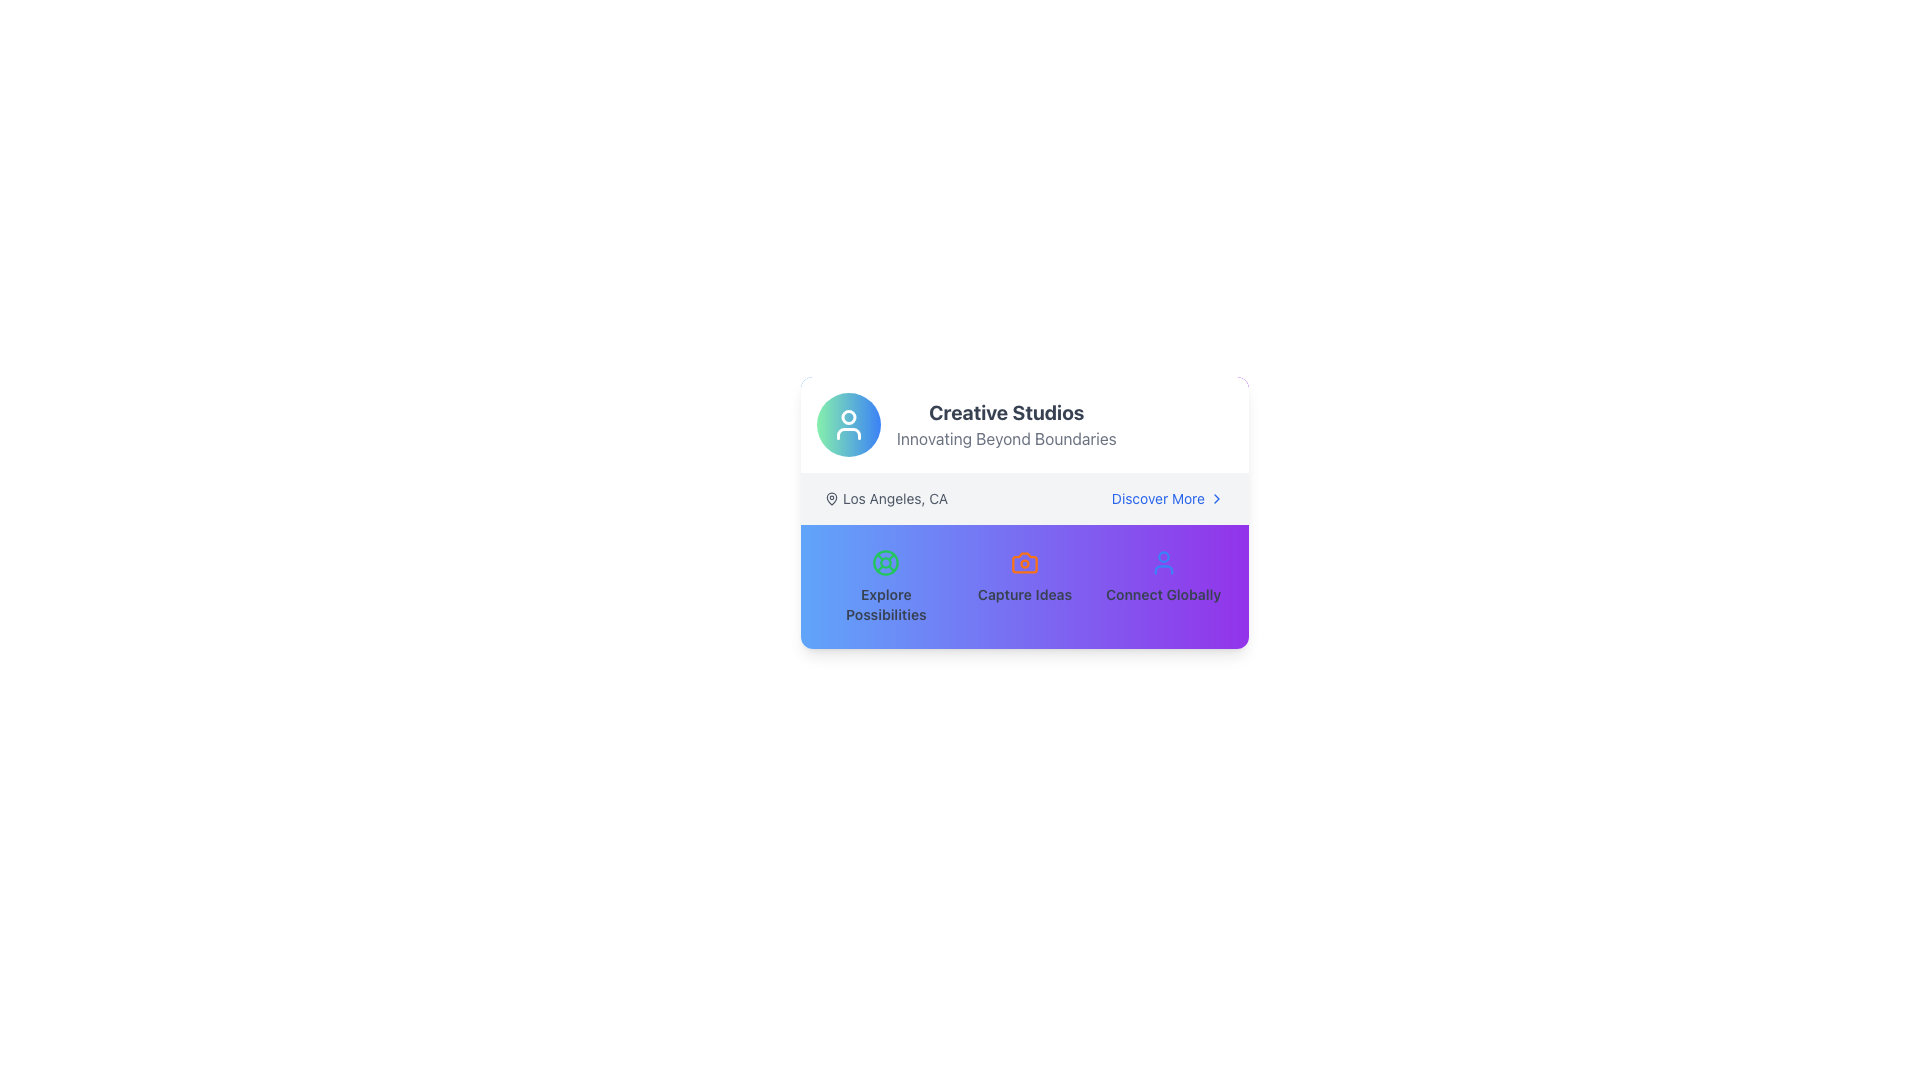  What do you see at coordinates (885, 563) in the screenshot?
I see `the outermost circular outline of the life-buoy icon with a green stroke located in the 'Explore Possibilities' section of the card in the bottom-left corner of the interface` at bounding box center [885, 563].